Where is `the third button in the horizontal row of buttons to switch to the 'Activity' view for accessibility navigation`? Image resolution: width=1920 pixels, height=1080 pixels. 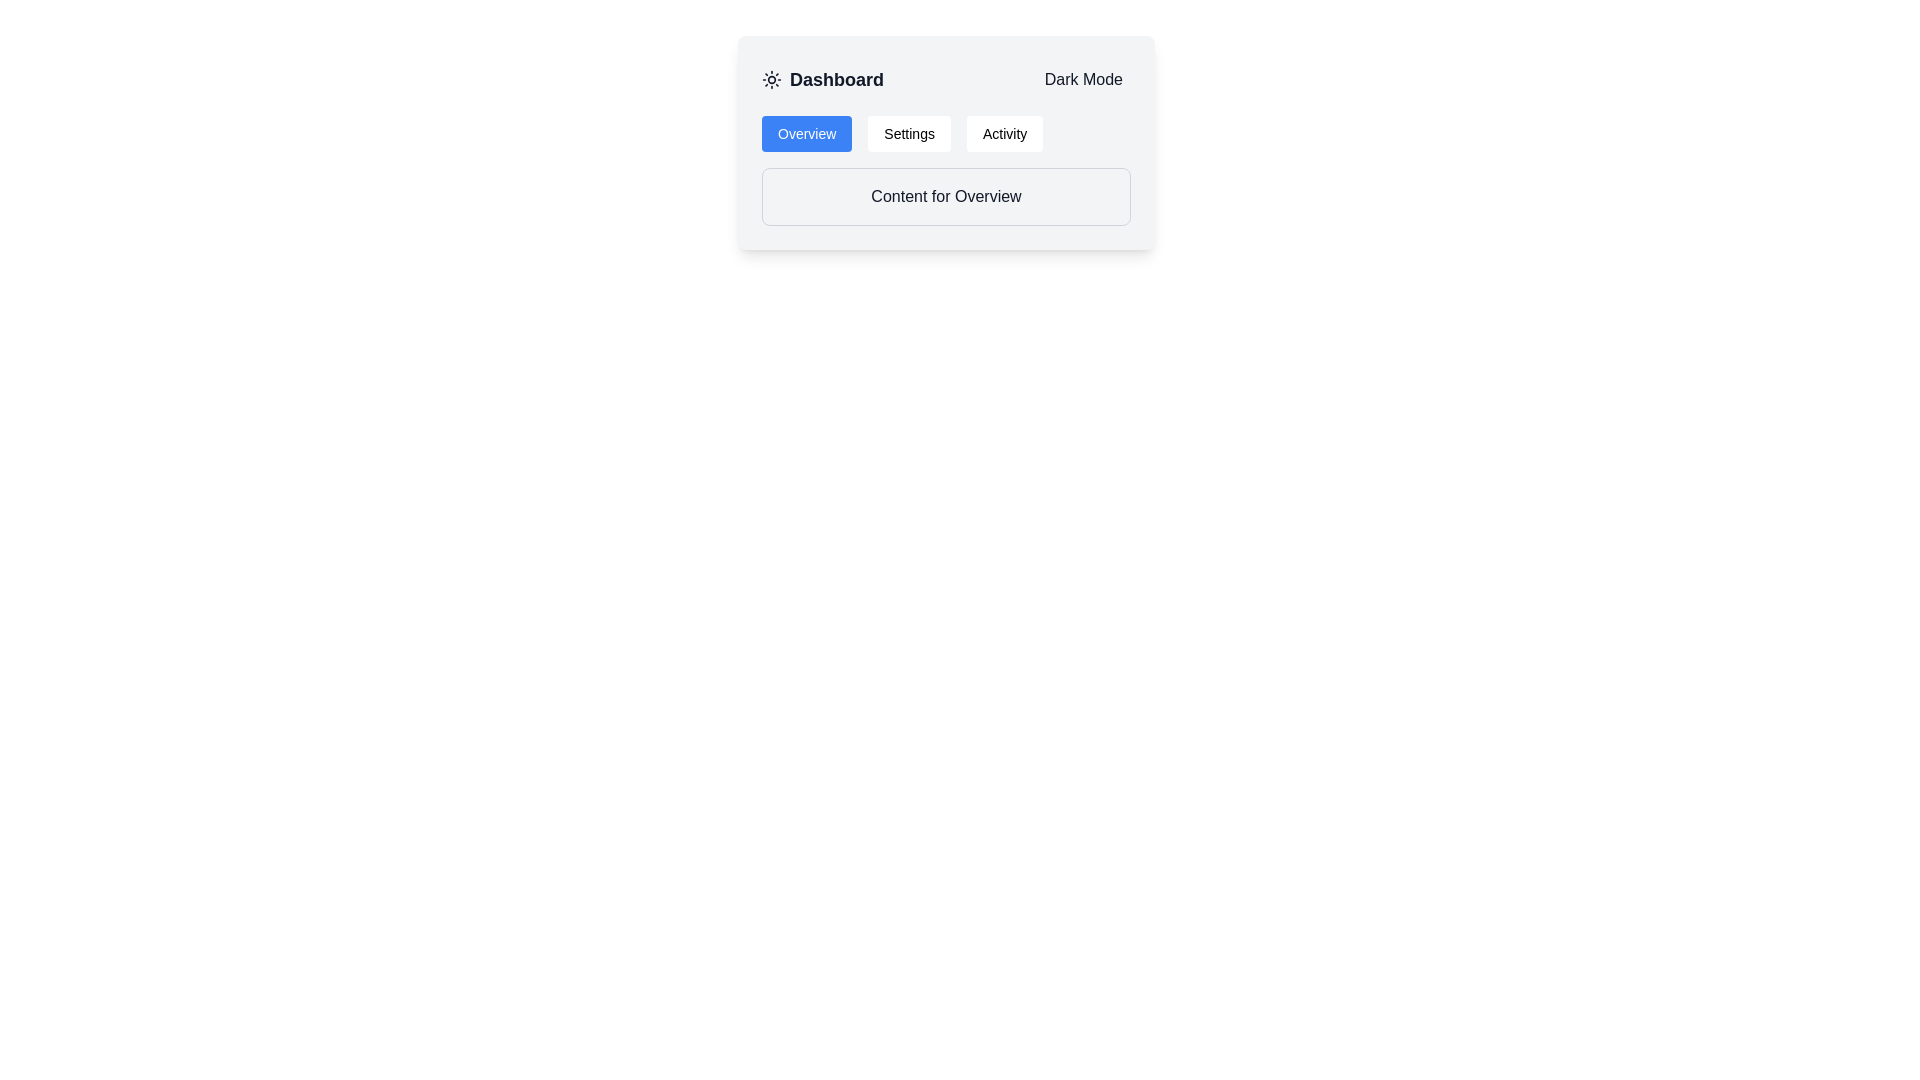
the third button in the horizontal row of buttons to switch to the 'Activity' view for accessibility navigation is located at coordinates (1005, 134).